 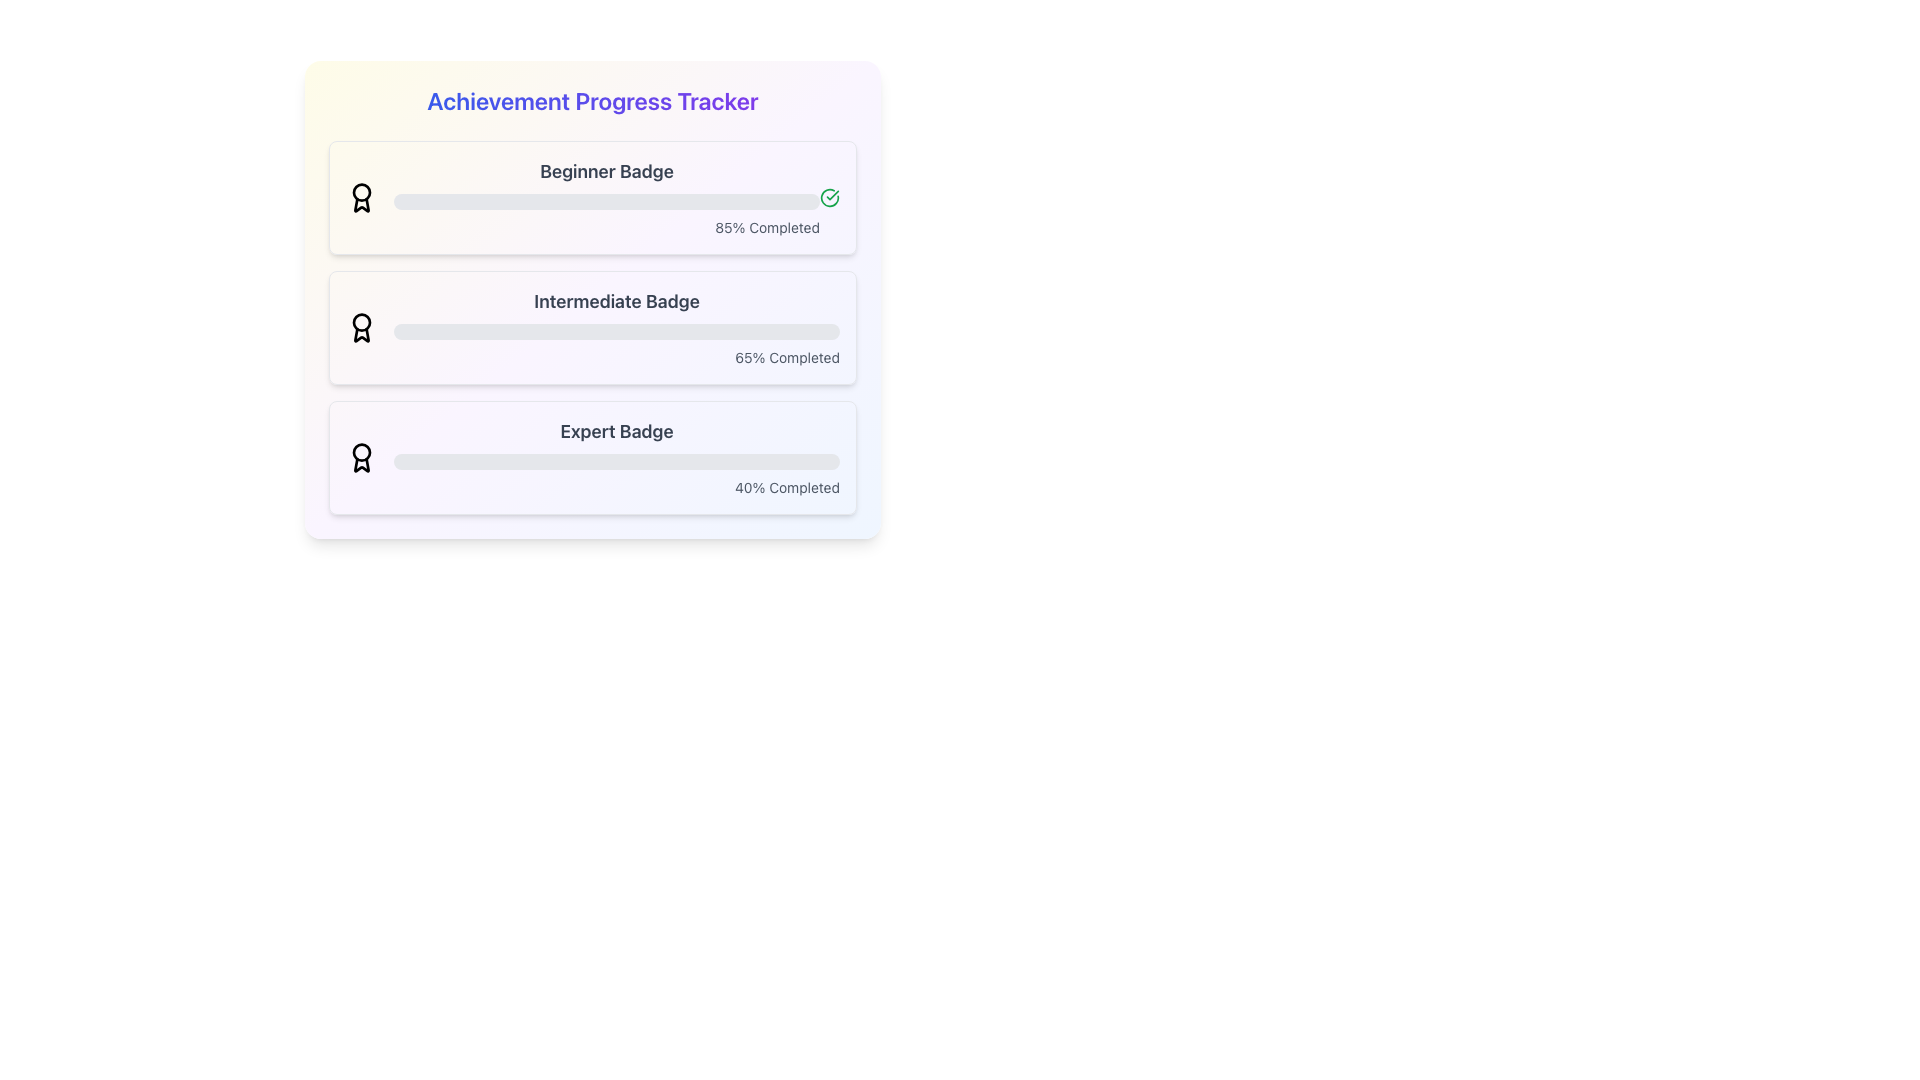 What do you see at coordinates (361, 326) in the screenshot?
I see `the award or medal icon located to the left of the 'Intermediate Badge' title within the second card element of the achievement progress tracker interface` at bounding box center [361, 326].